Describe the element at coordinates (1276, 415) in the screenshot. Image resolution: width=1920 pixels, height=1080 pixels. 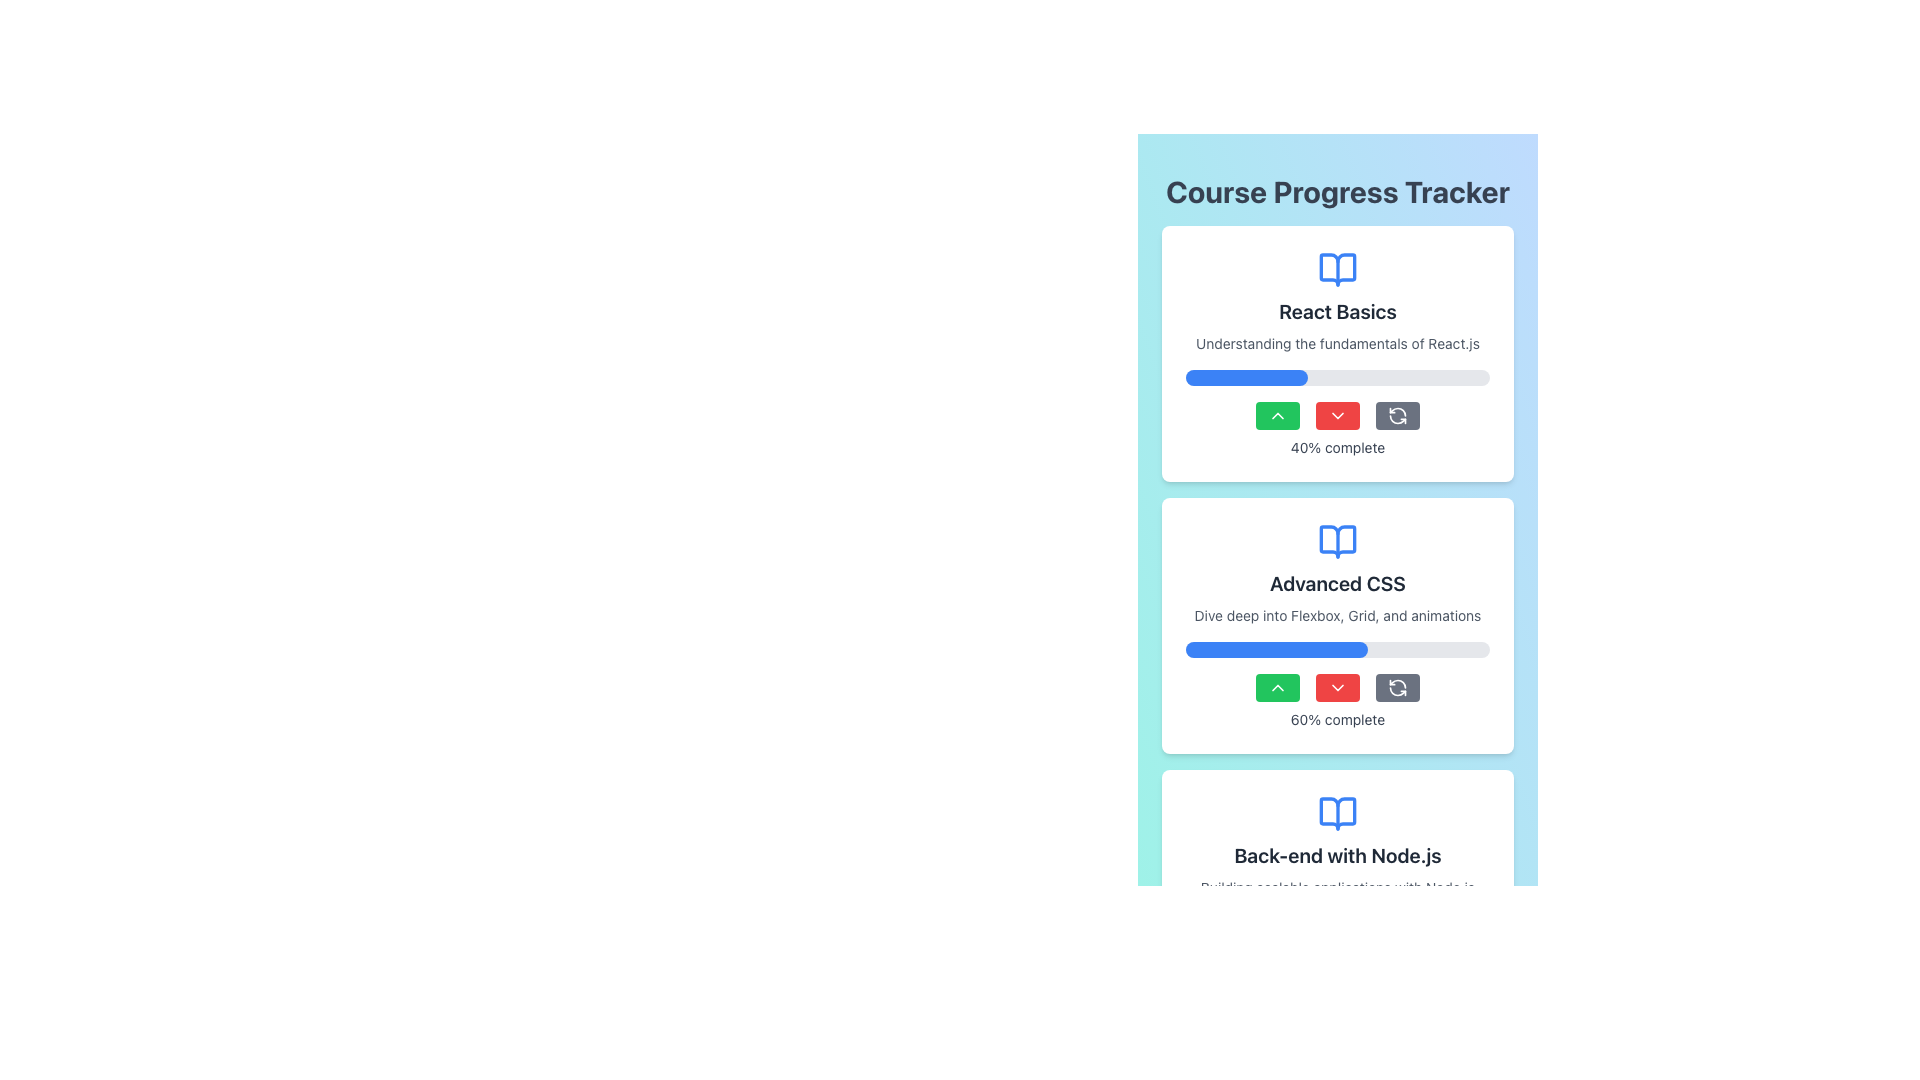
I see `the first button in the horizontal set located in the 'React Basics' section of the course tracker interface` at that location.